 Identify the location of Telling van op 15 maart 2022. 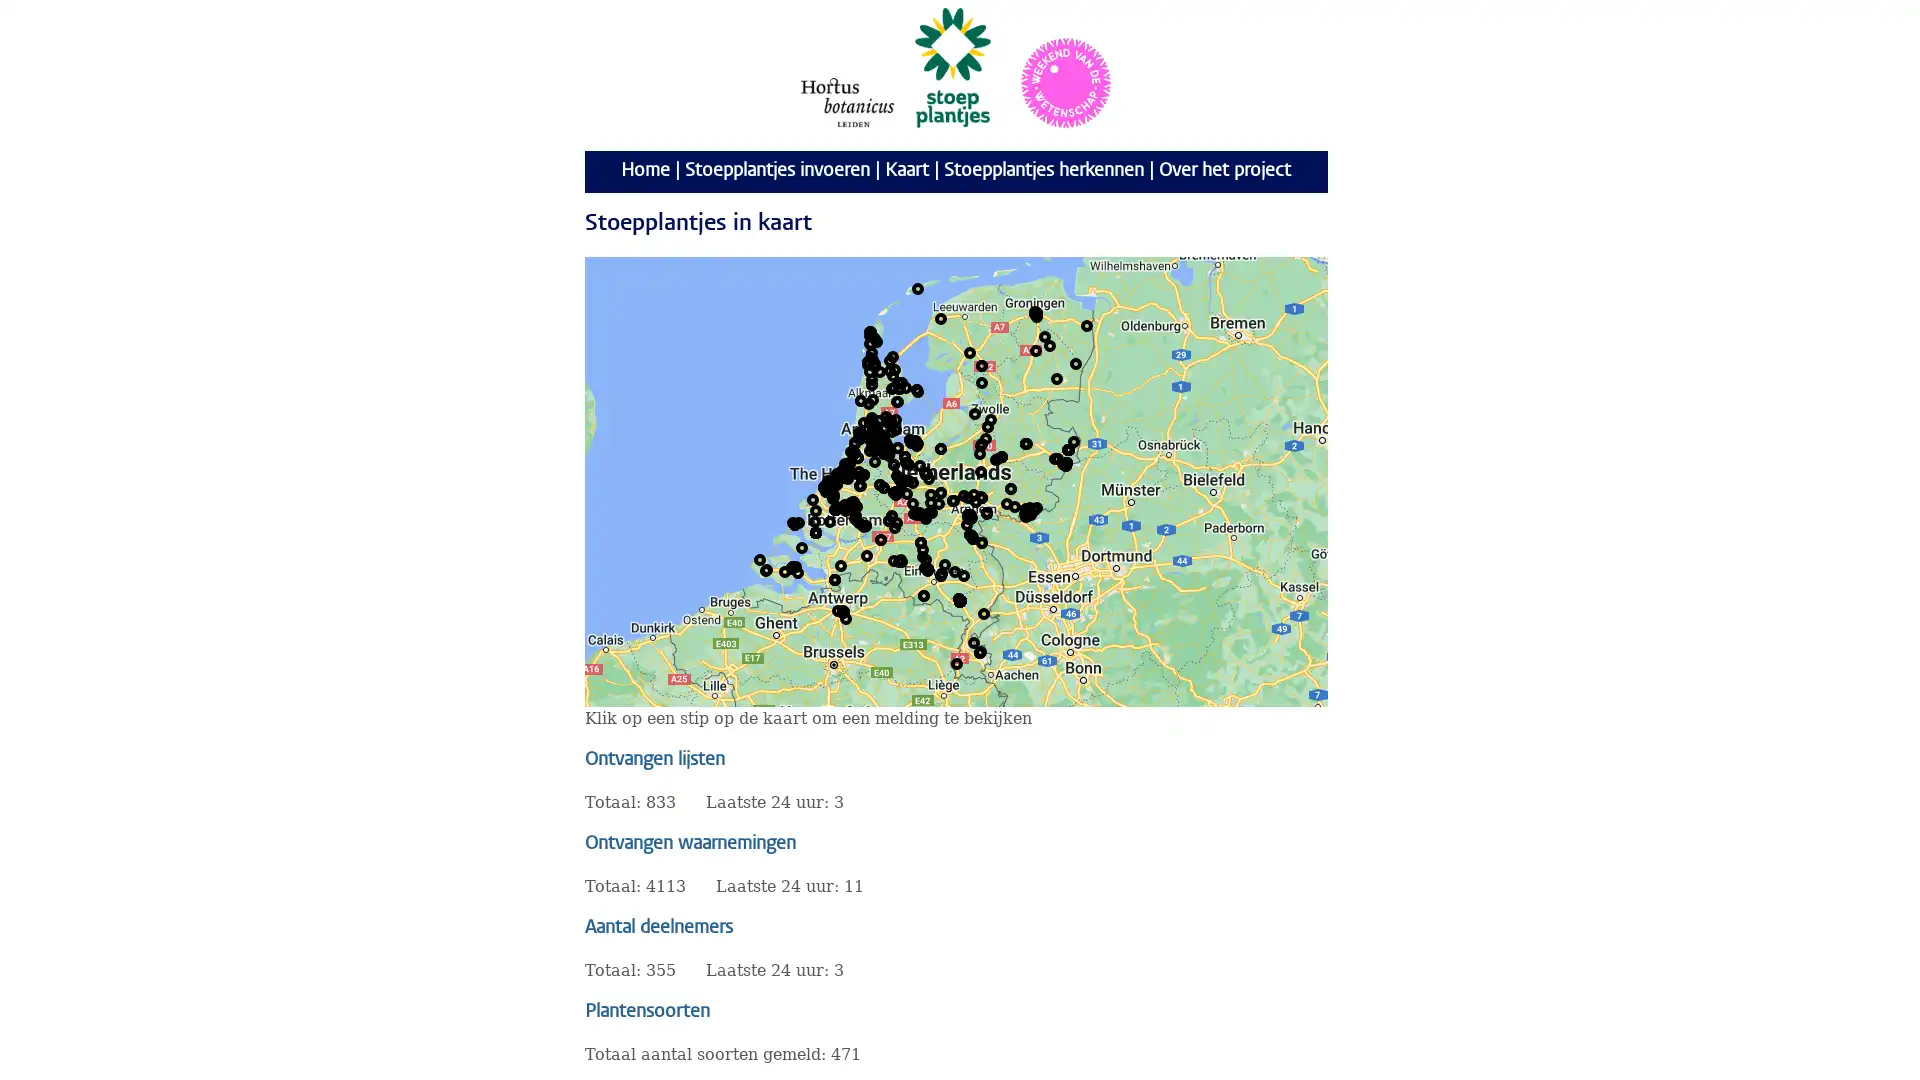
(874, 362).